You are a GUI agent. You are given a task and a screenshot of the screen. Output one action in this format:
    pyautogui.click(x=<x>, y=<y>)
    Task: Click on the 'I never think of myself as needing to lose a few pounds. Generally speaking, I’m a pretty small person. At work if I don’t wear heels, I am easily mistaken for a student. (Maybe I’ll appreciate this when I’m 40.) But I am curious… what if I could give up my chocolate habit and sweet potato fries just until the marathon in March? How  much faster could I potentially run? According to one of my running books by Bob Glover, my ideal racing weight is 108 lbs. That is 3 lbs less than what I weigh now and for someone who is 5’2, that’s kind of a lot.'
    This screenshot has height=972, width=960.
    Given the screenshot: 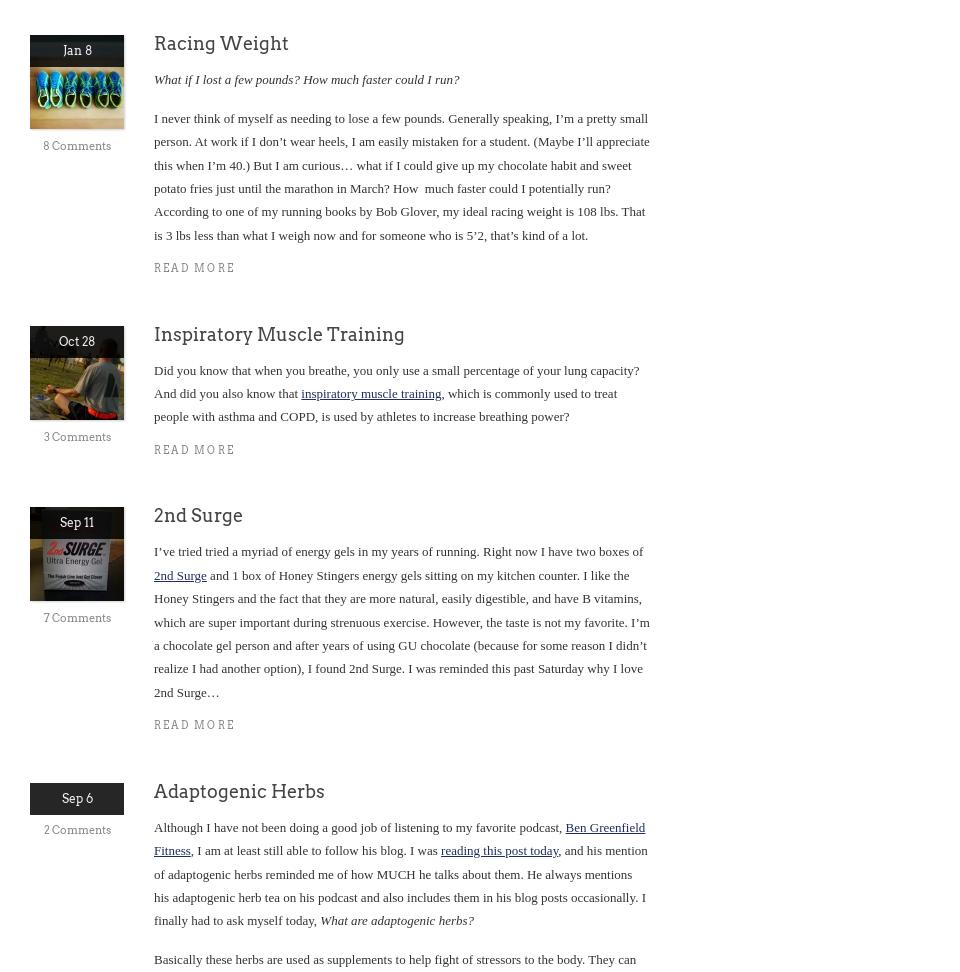 What is the action you would take?
    pyautogui.click(x=400, y=176)
    